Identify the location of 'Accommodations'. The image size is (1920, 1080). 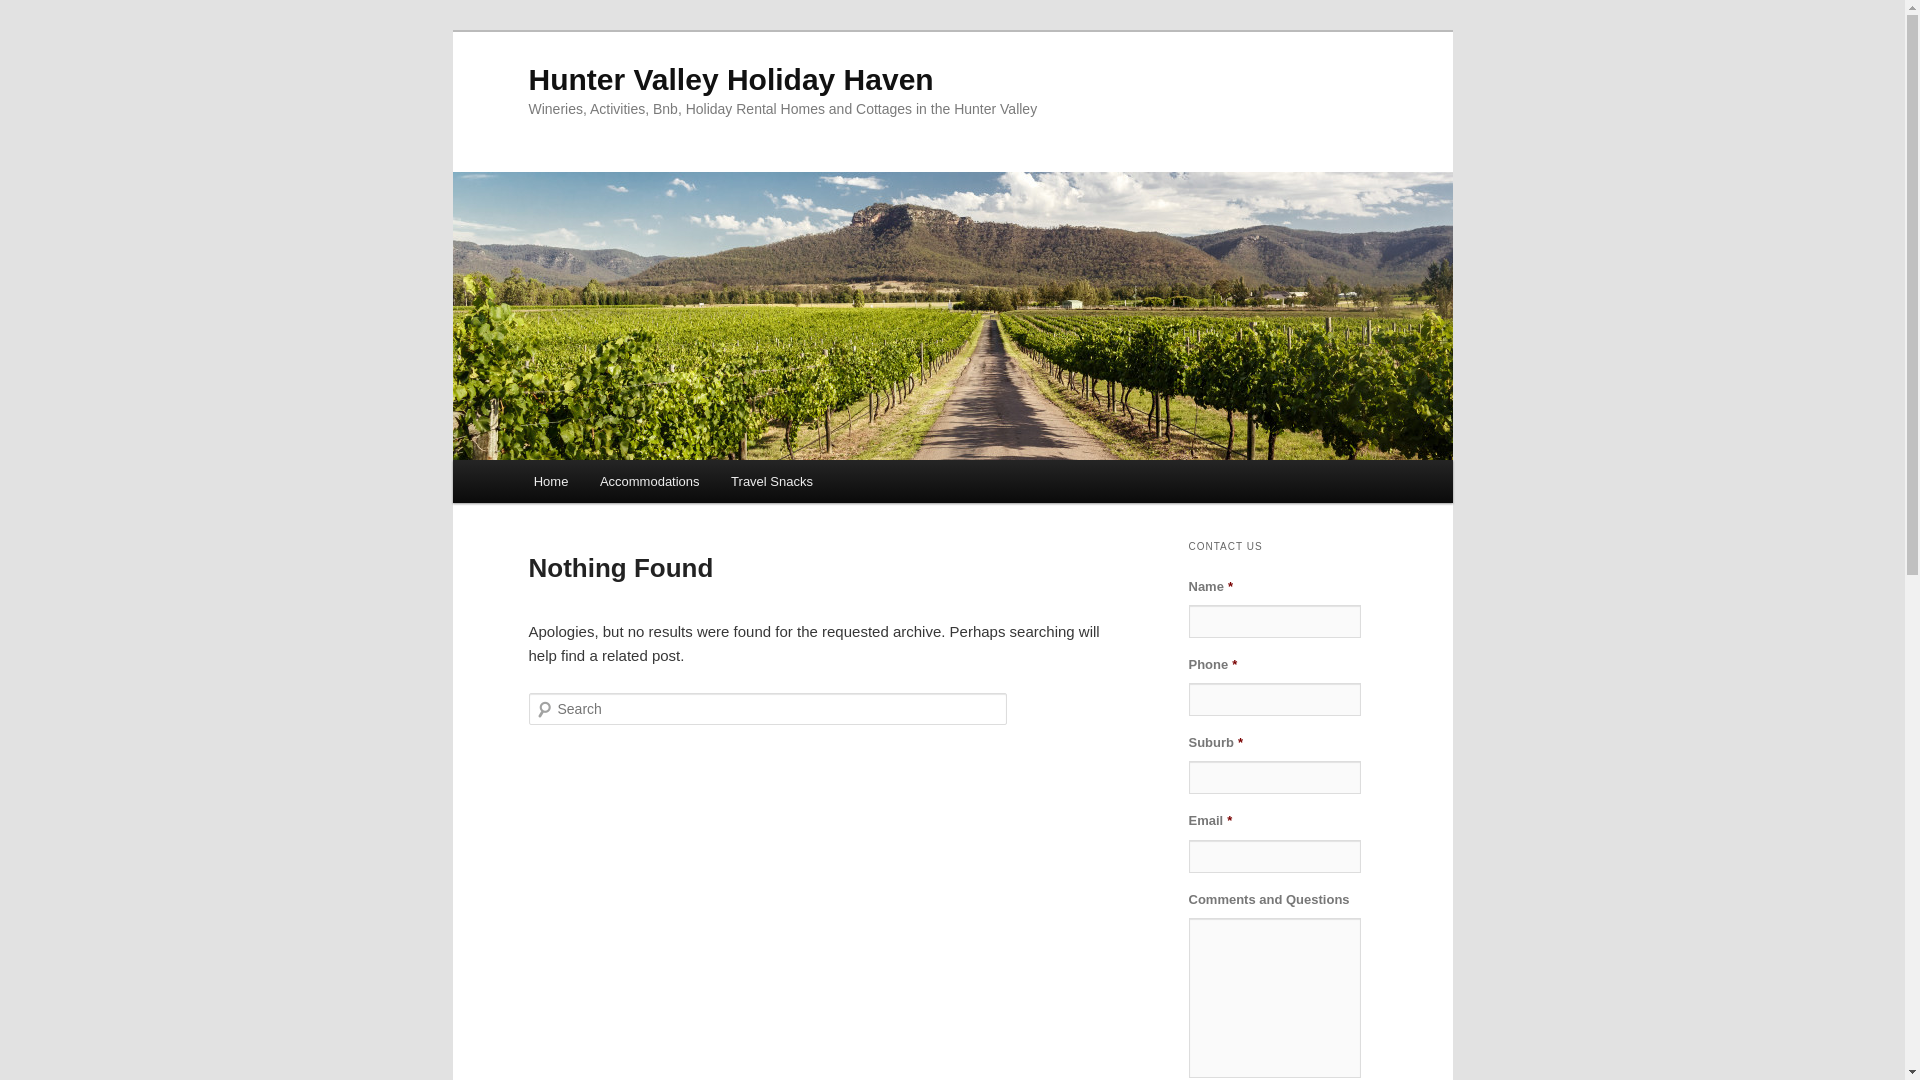
(583, 481).